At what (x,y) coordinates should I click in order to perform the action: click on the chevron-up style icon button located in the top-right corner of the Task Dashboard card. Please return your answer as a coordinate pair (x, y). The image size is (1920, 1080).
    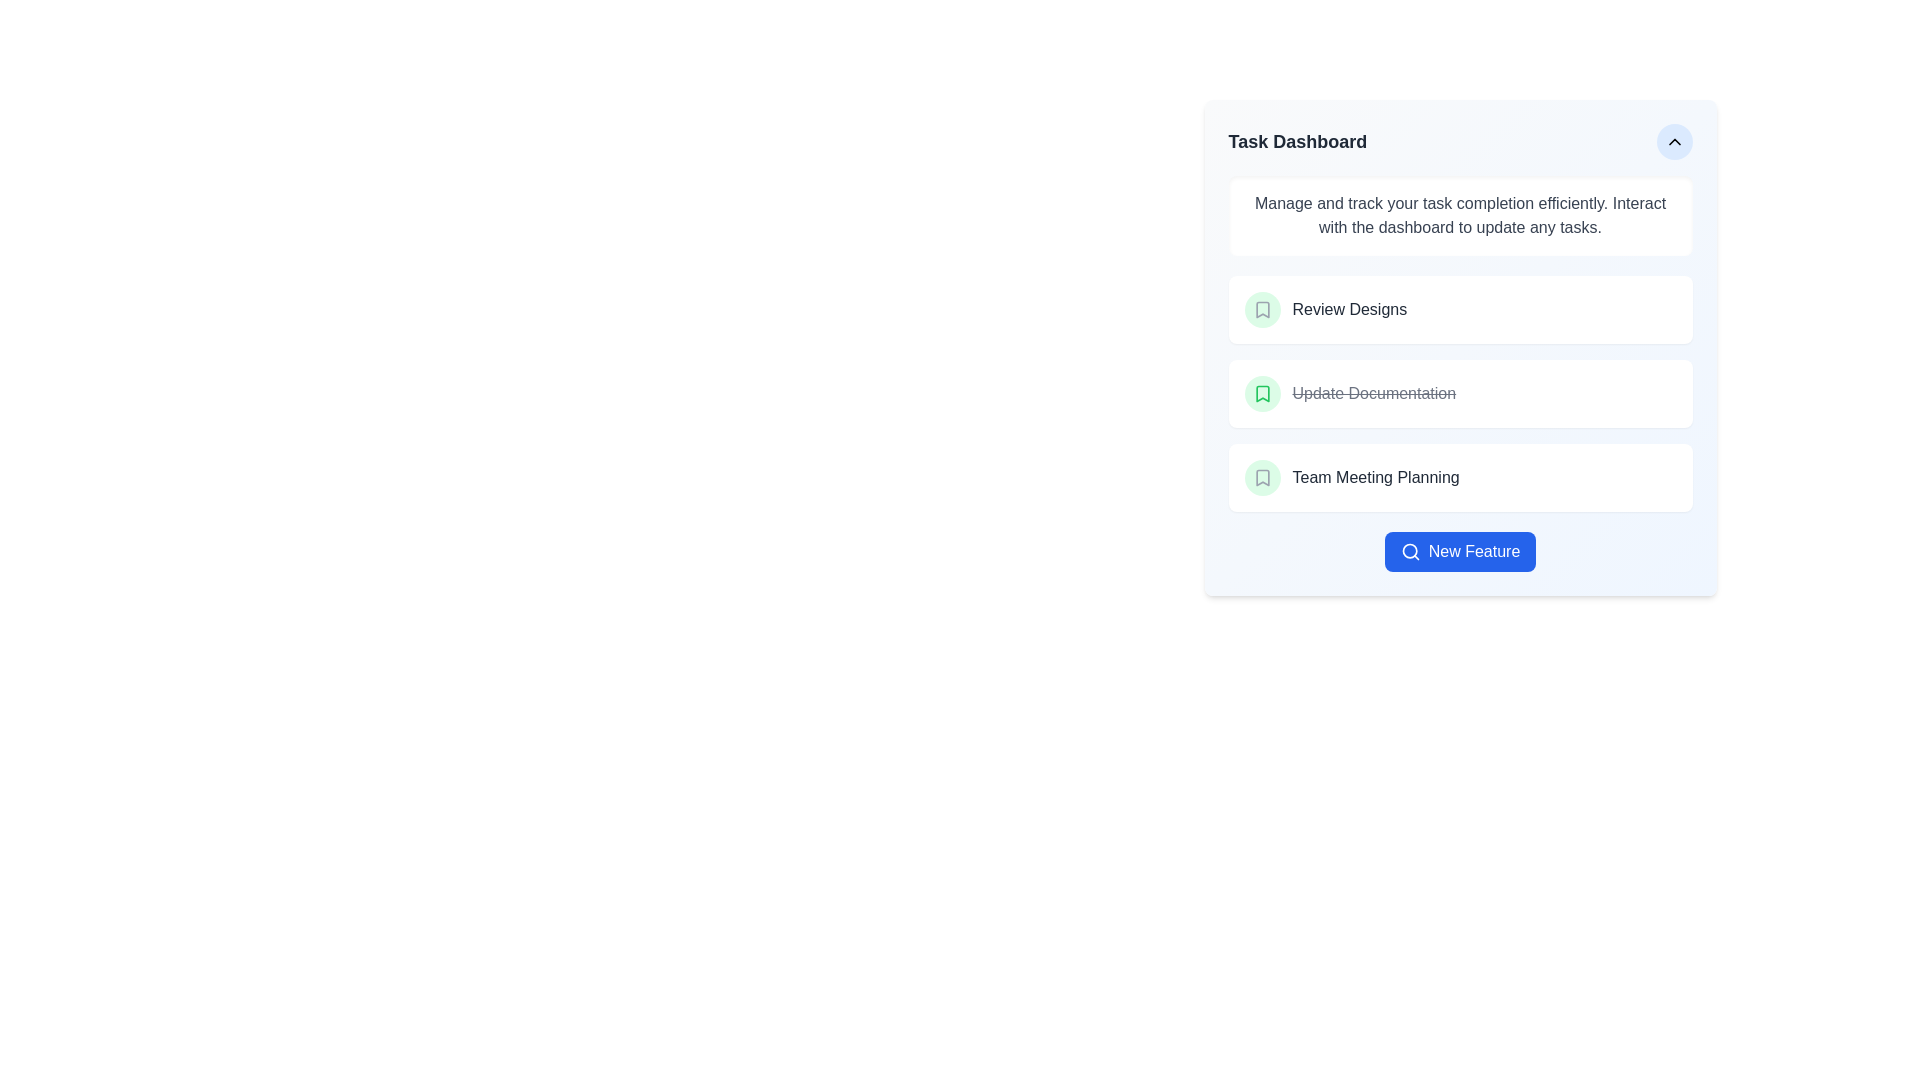
    Looking at the image, I should click on (1674, 141).